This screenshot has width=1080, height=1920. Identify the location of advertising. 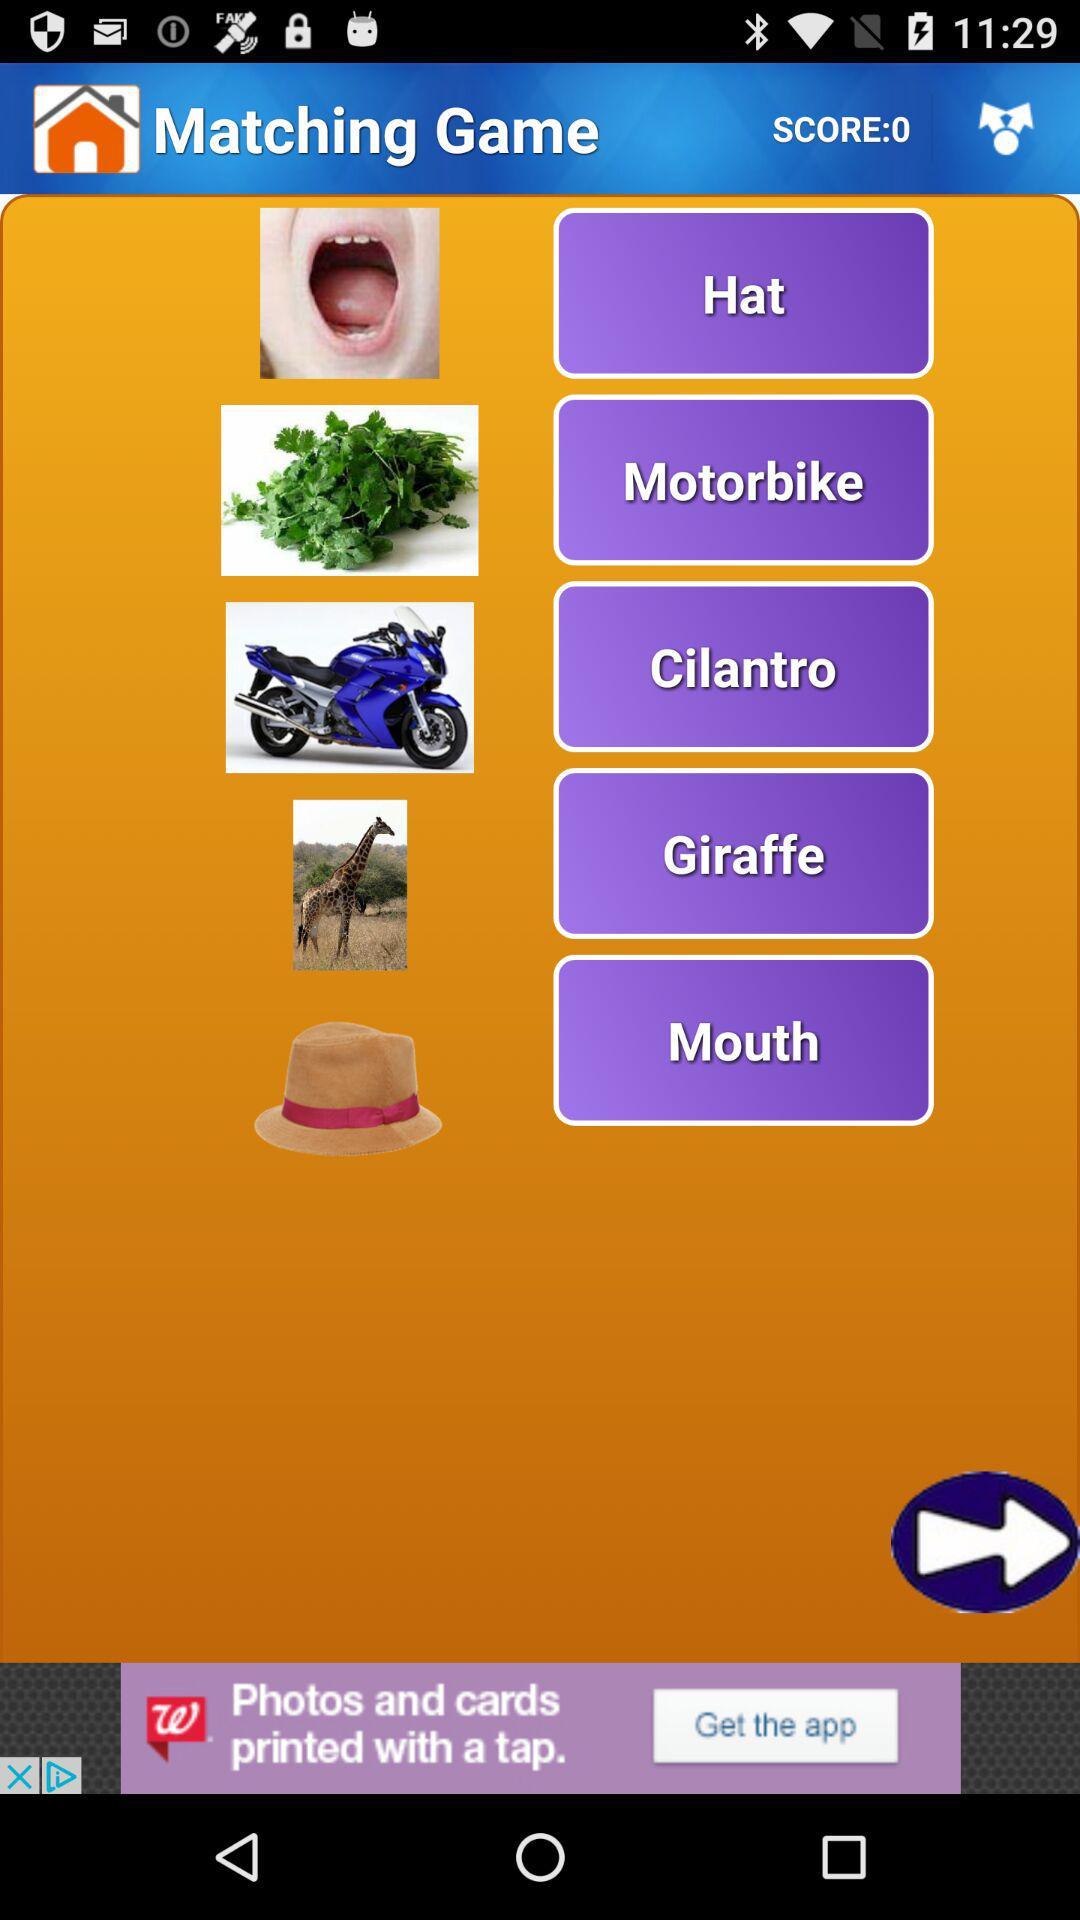
(540, 1727).